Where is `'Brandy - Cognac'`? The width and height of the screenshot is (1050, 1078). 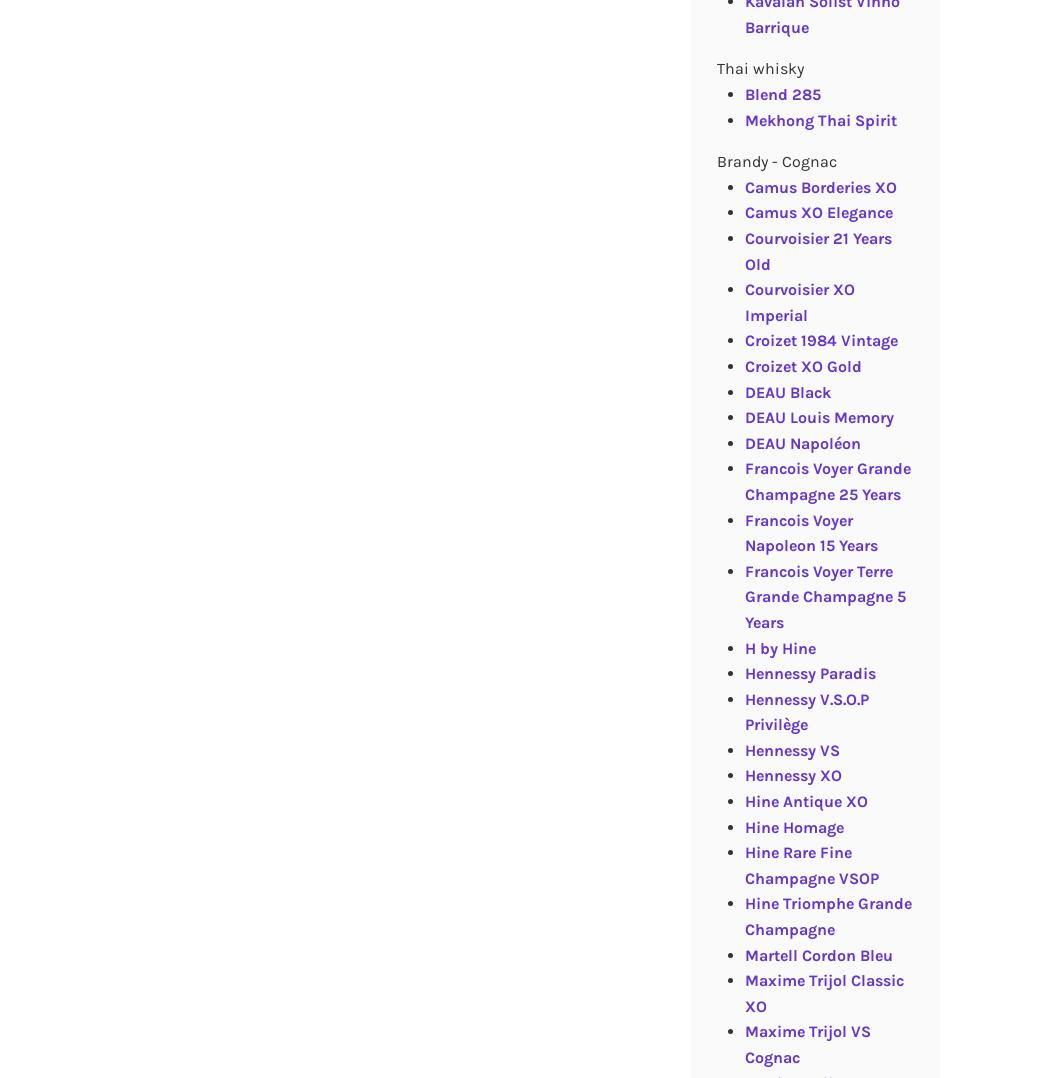
'Brandy - Cognac' is located at coordinates (775, 160).